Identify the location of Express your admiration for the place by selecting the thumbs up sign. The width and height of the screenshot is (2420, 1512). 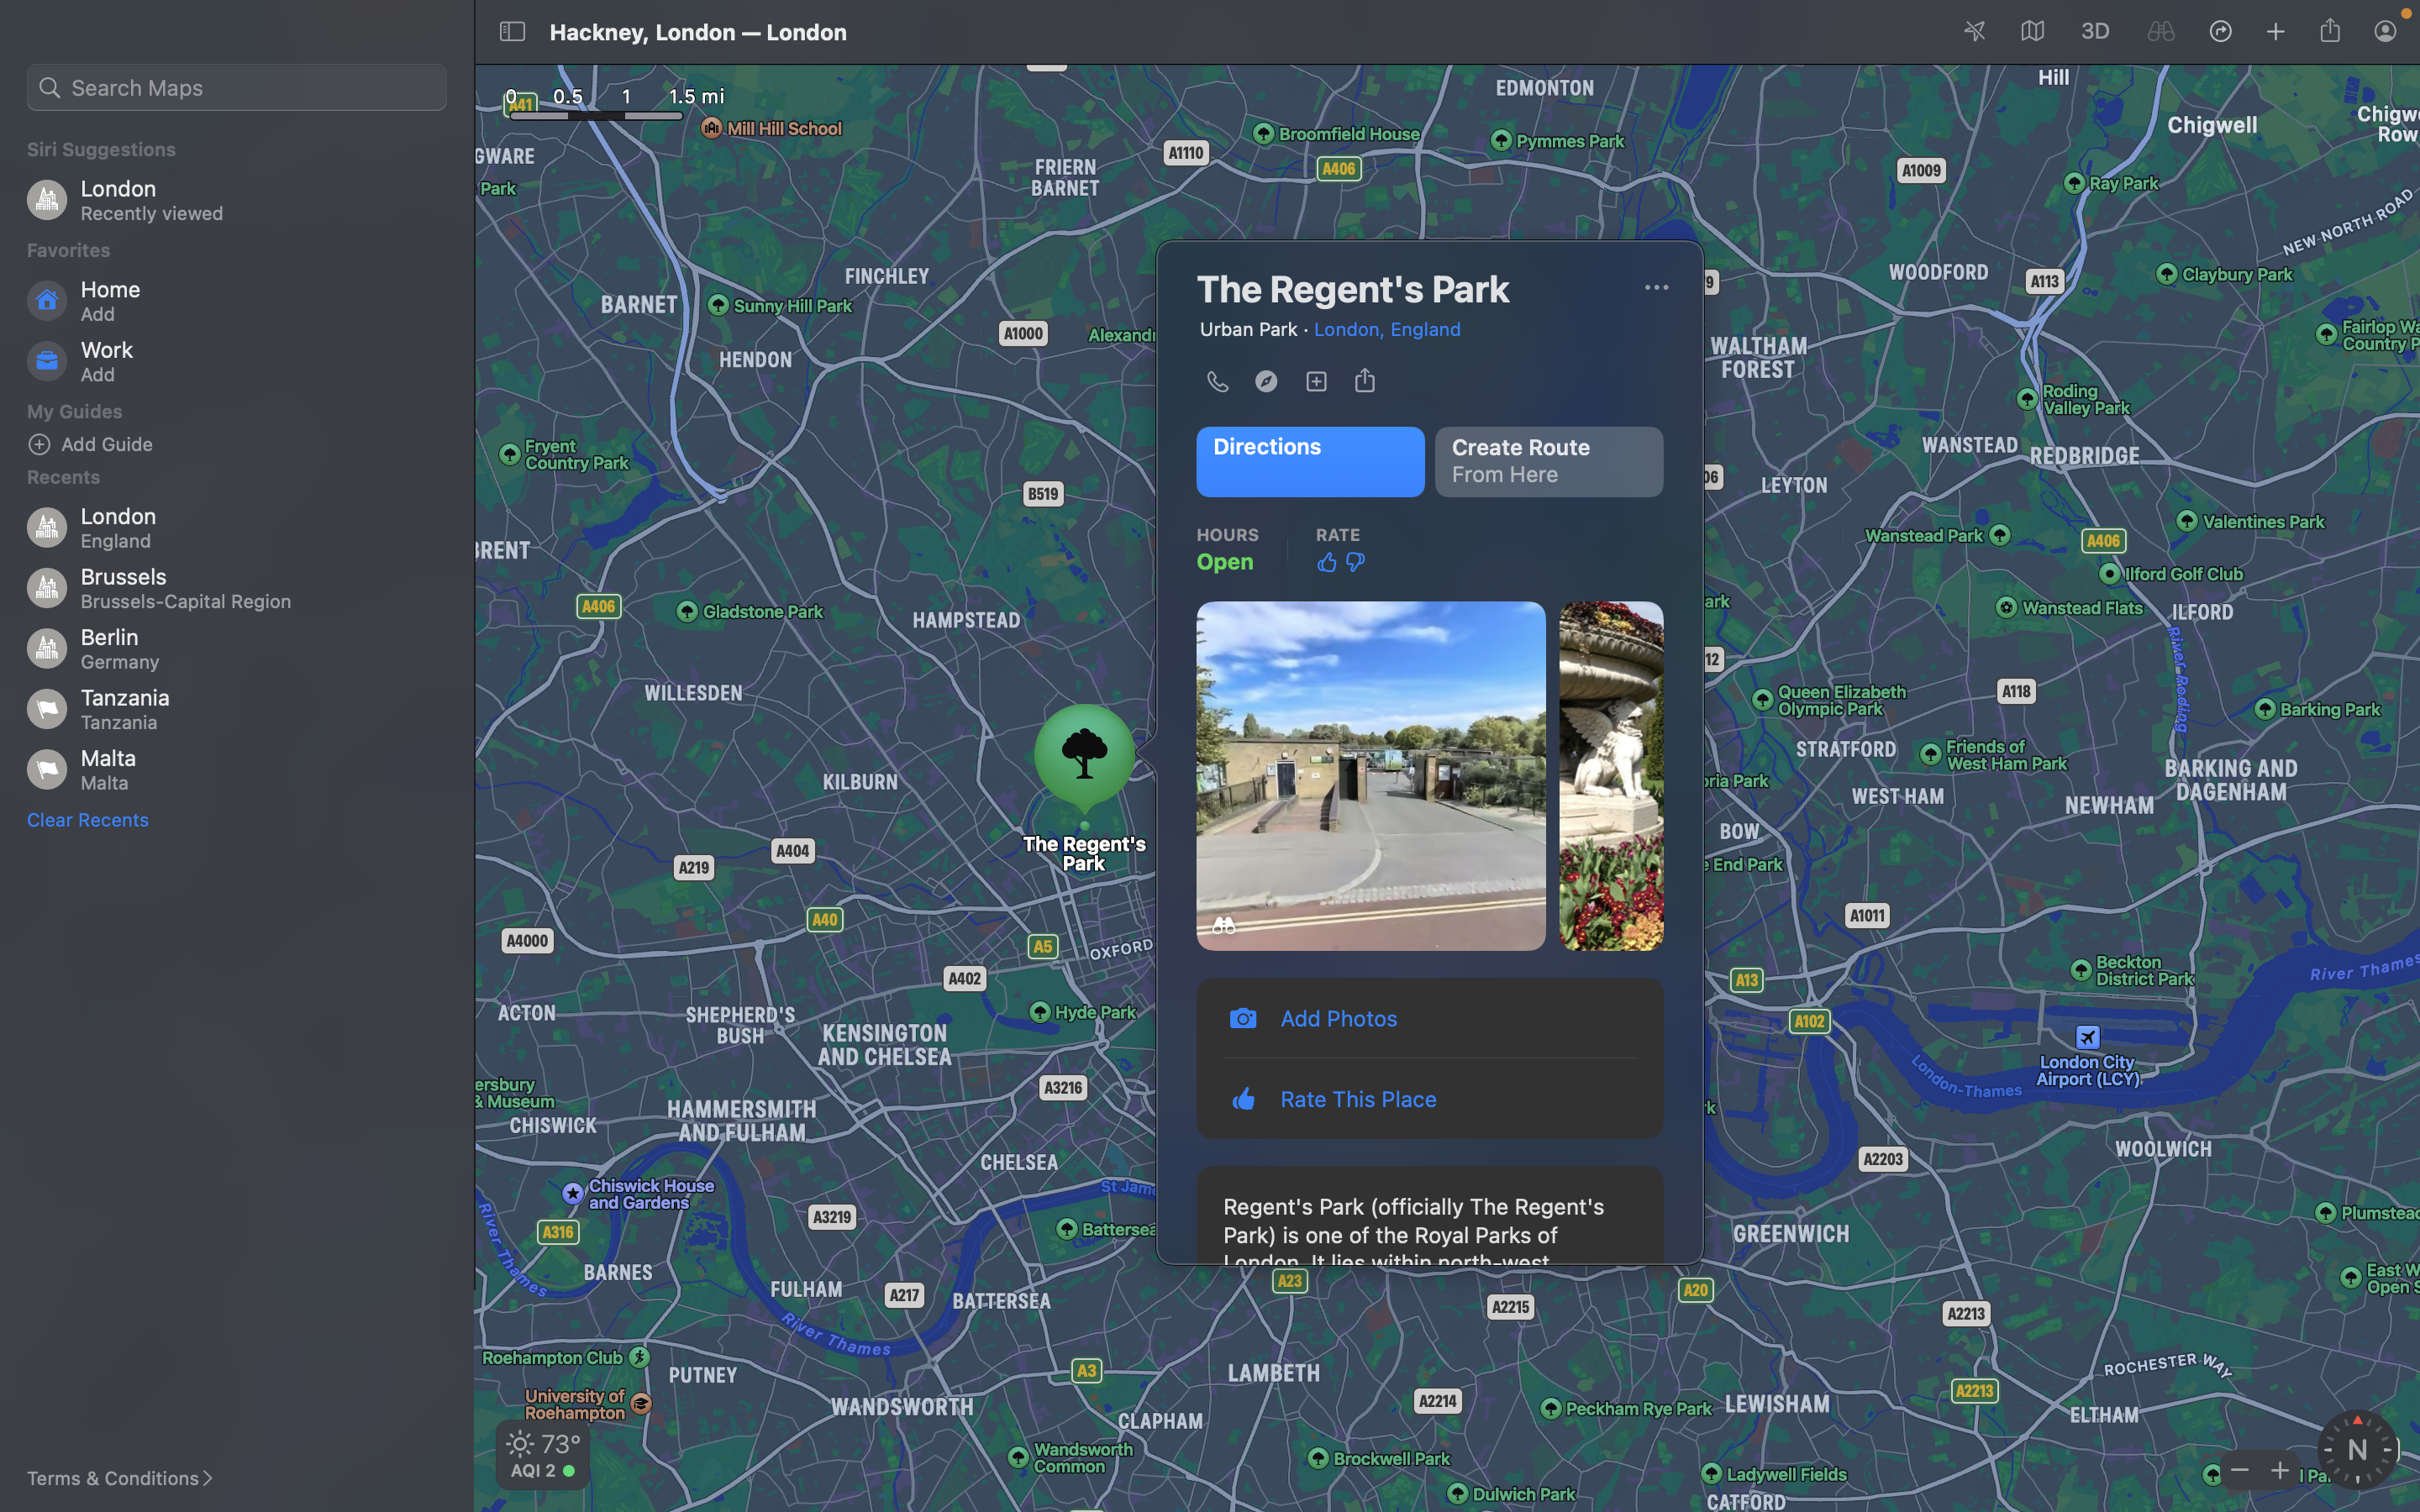
(1326, 561).